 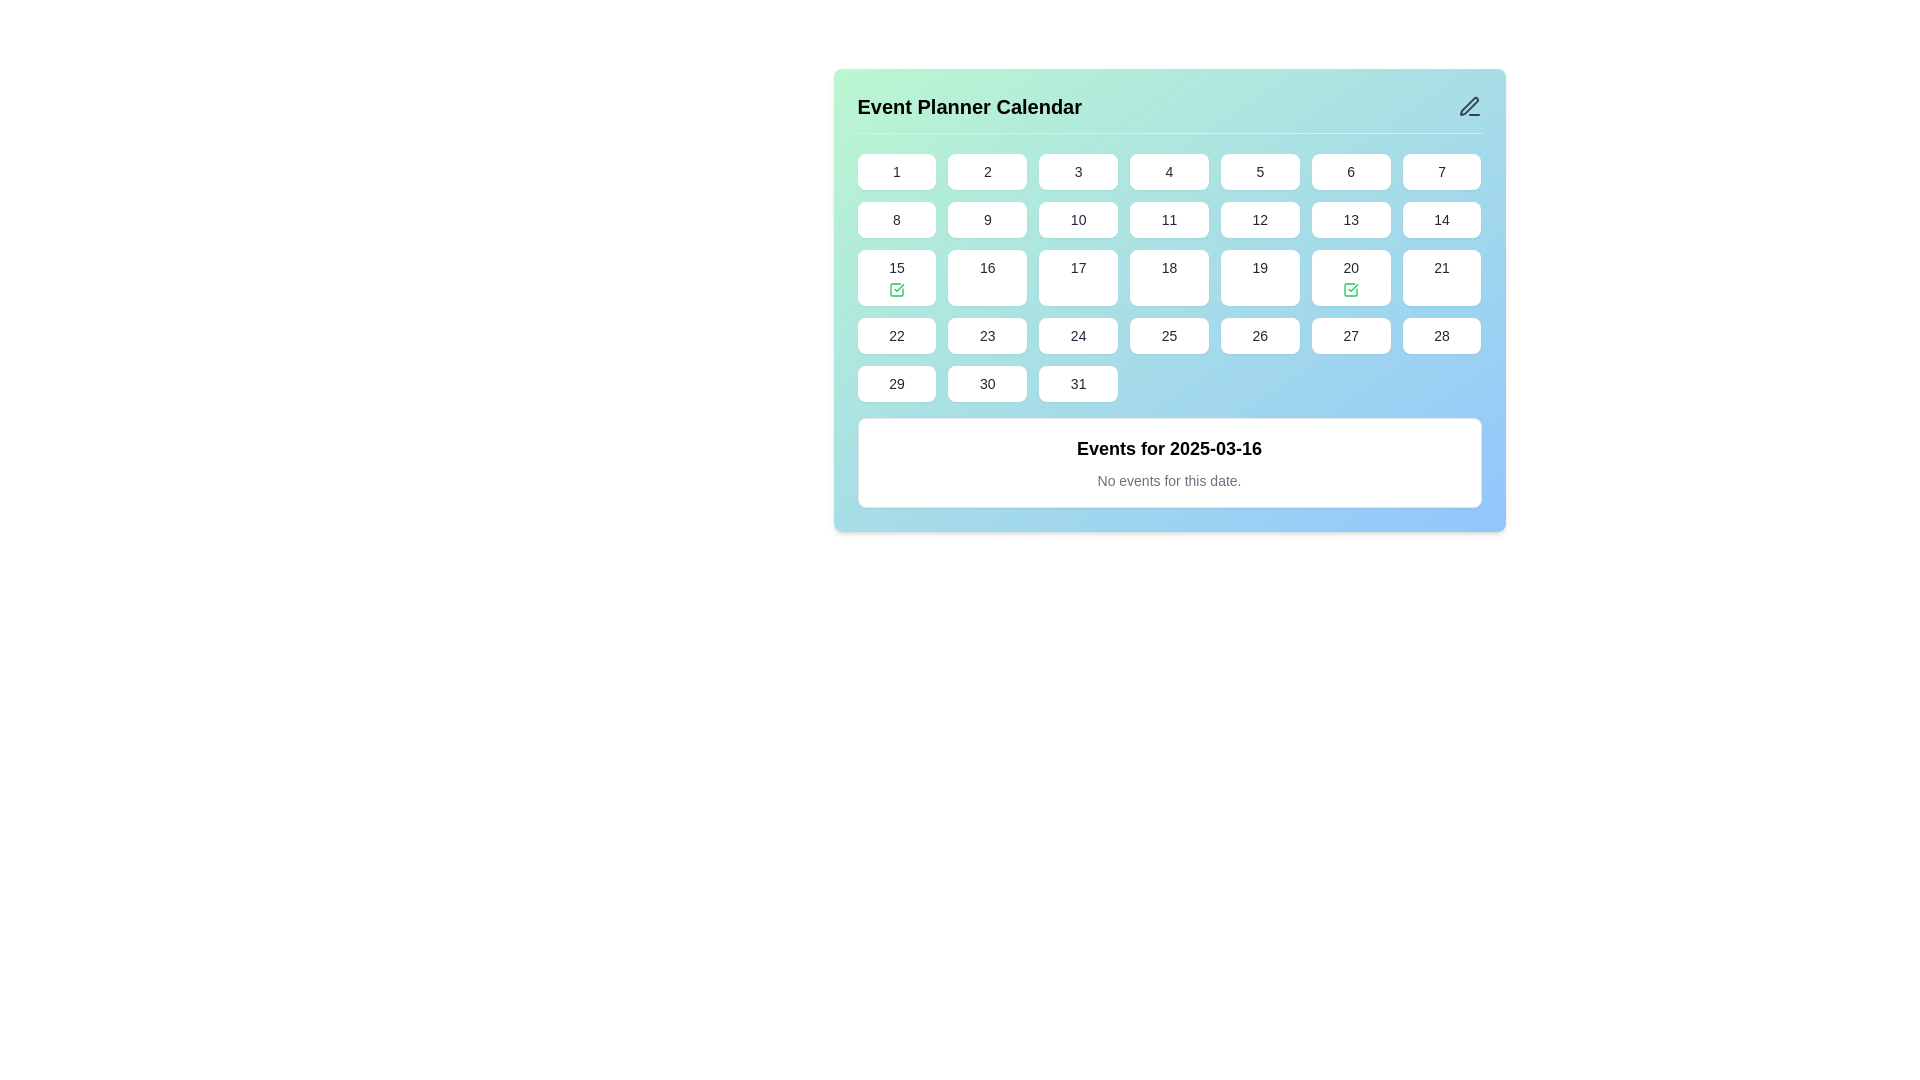 What do you see at coordinates (1442, 219) in the screenshot?
I see `the rectangular button displaying the number '14' with a white background and rounded corners` at bounding box center [1442, 219].